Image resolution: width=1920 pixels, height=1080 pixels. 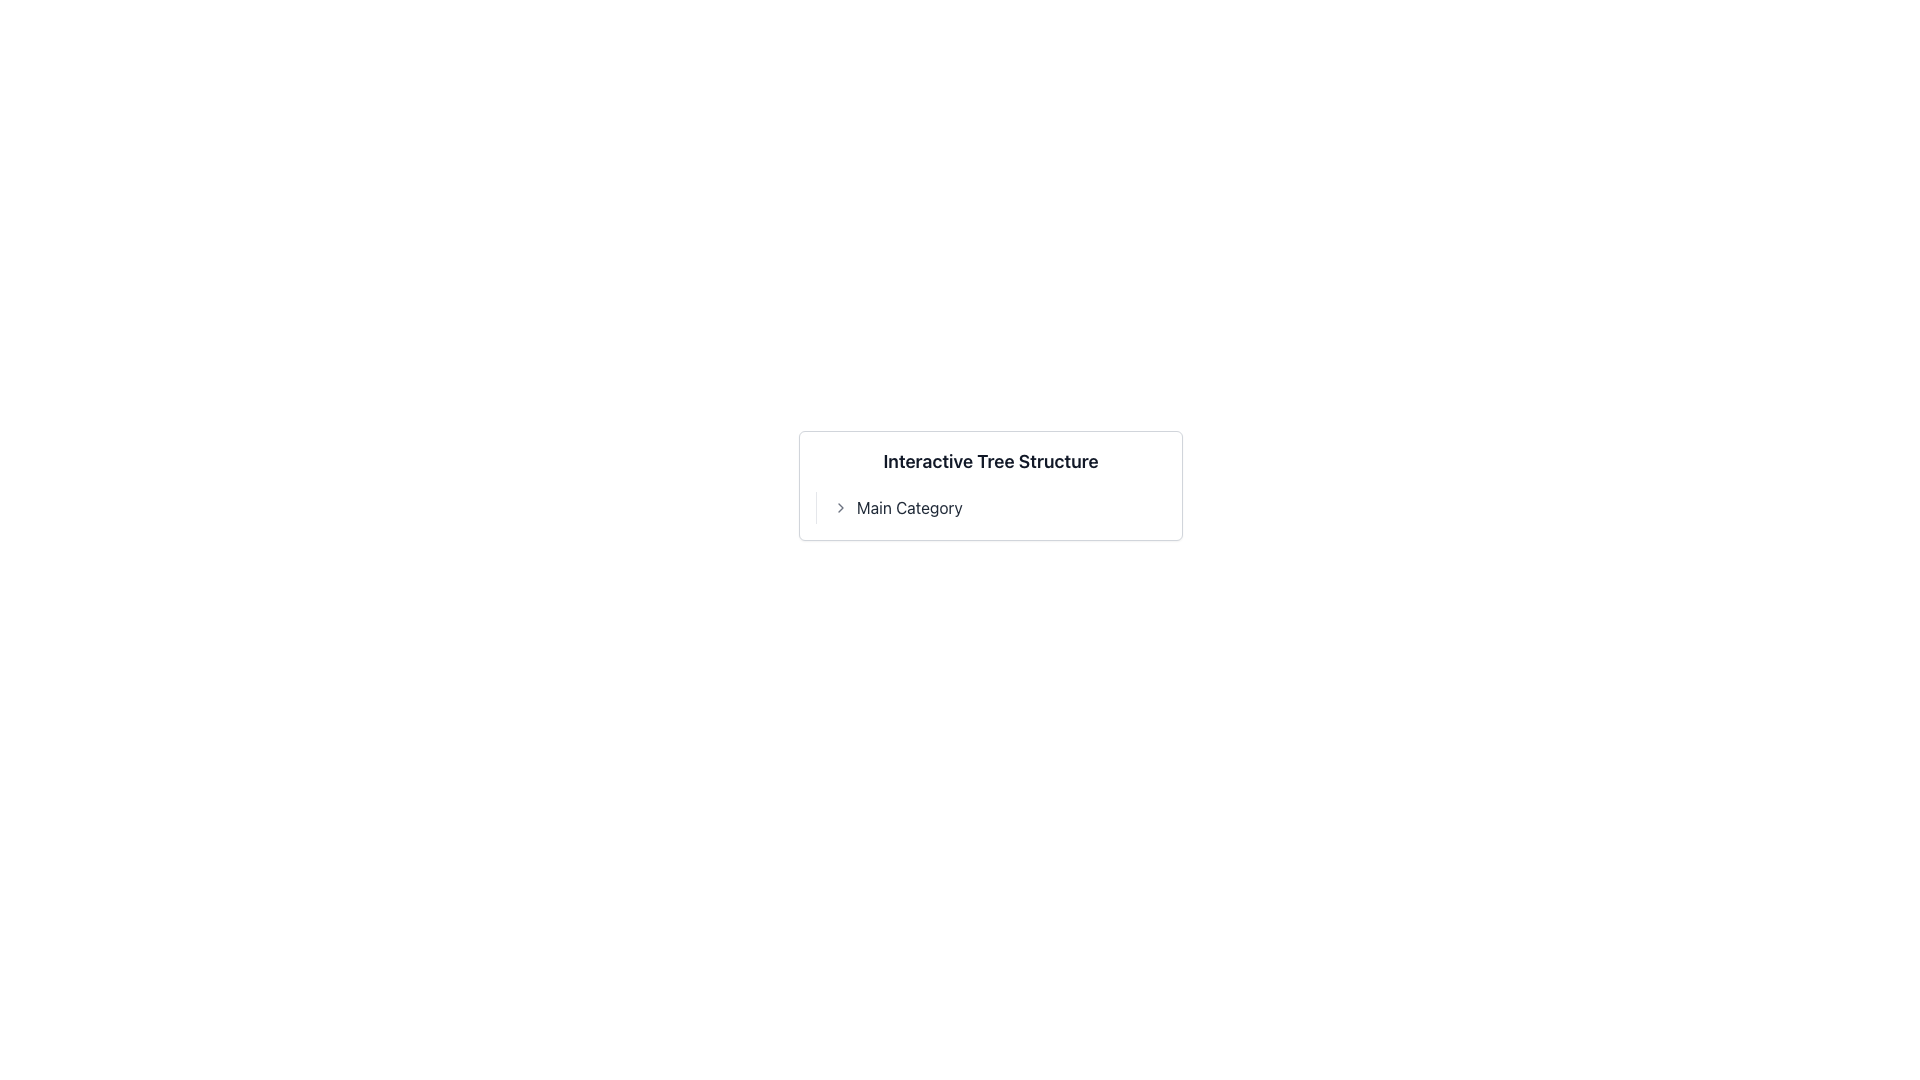 I want to click on the static text label that displays 'Interactive Tree Structure', which is styled with a bold and large font, located above the 'Main Category' label, so click(x=990, y=462).